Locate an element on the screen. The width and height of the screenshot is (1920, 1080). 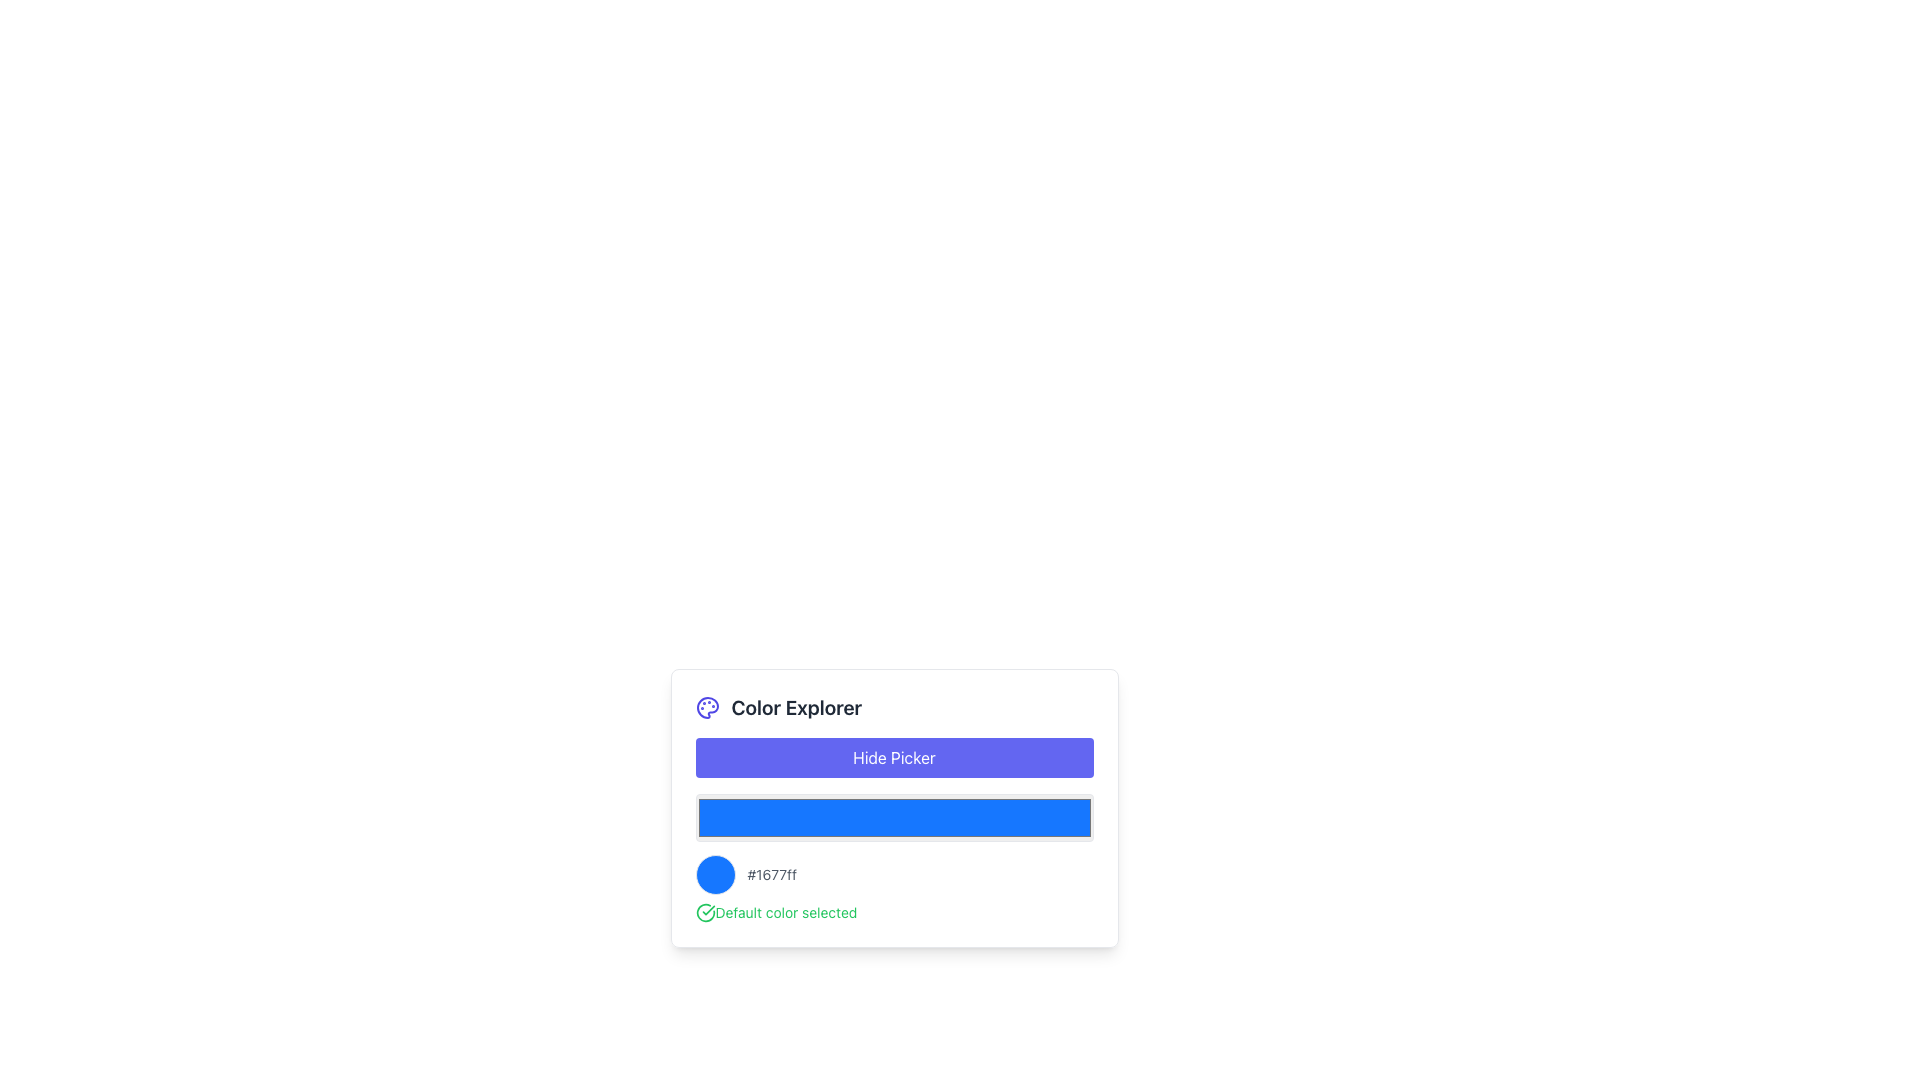
the checkmark icon that indicates the confirmation of the default color selection, located to the left of the text 'Default color selected' in green is located at coordinates (705, 913).